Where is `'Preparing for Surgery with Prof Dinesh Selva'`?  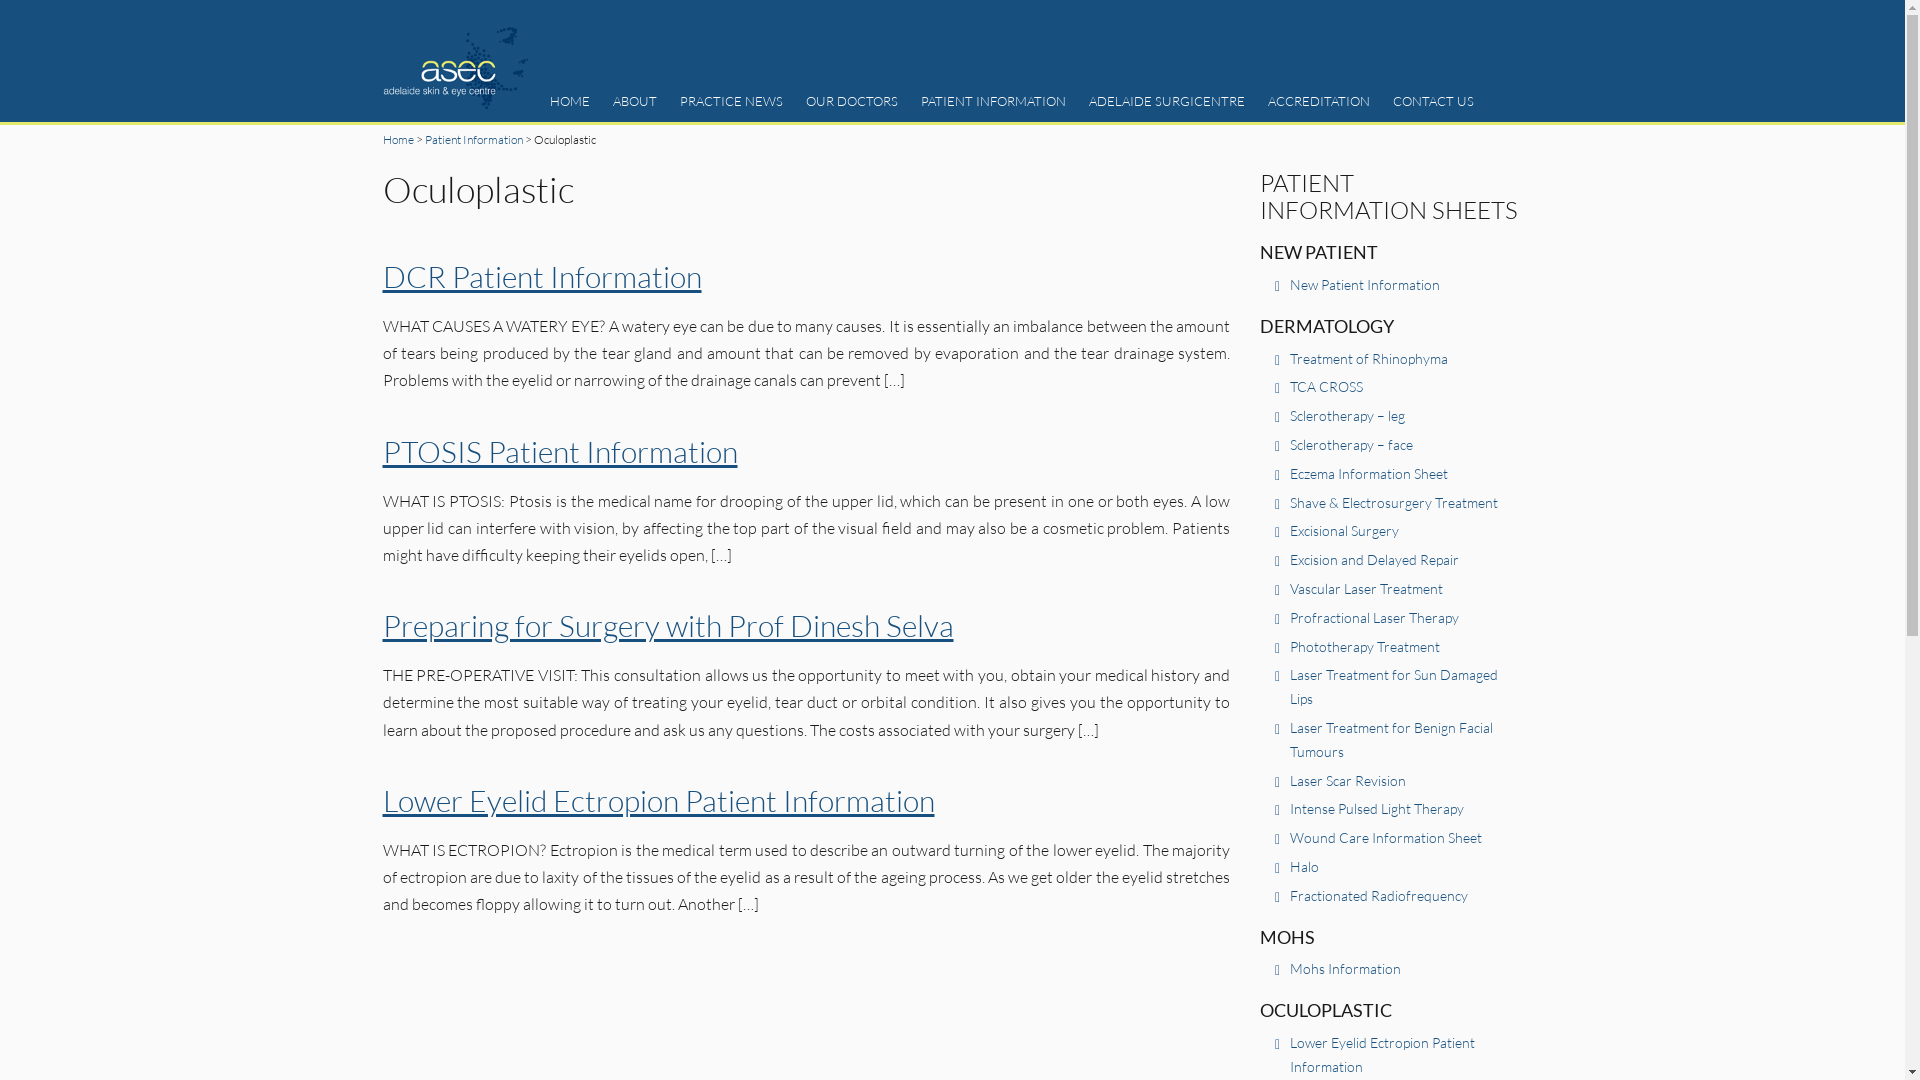 'Preparing for Surgery with Prof Dinesh Selva' is located at coordinates (667, 624).